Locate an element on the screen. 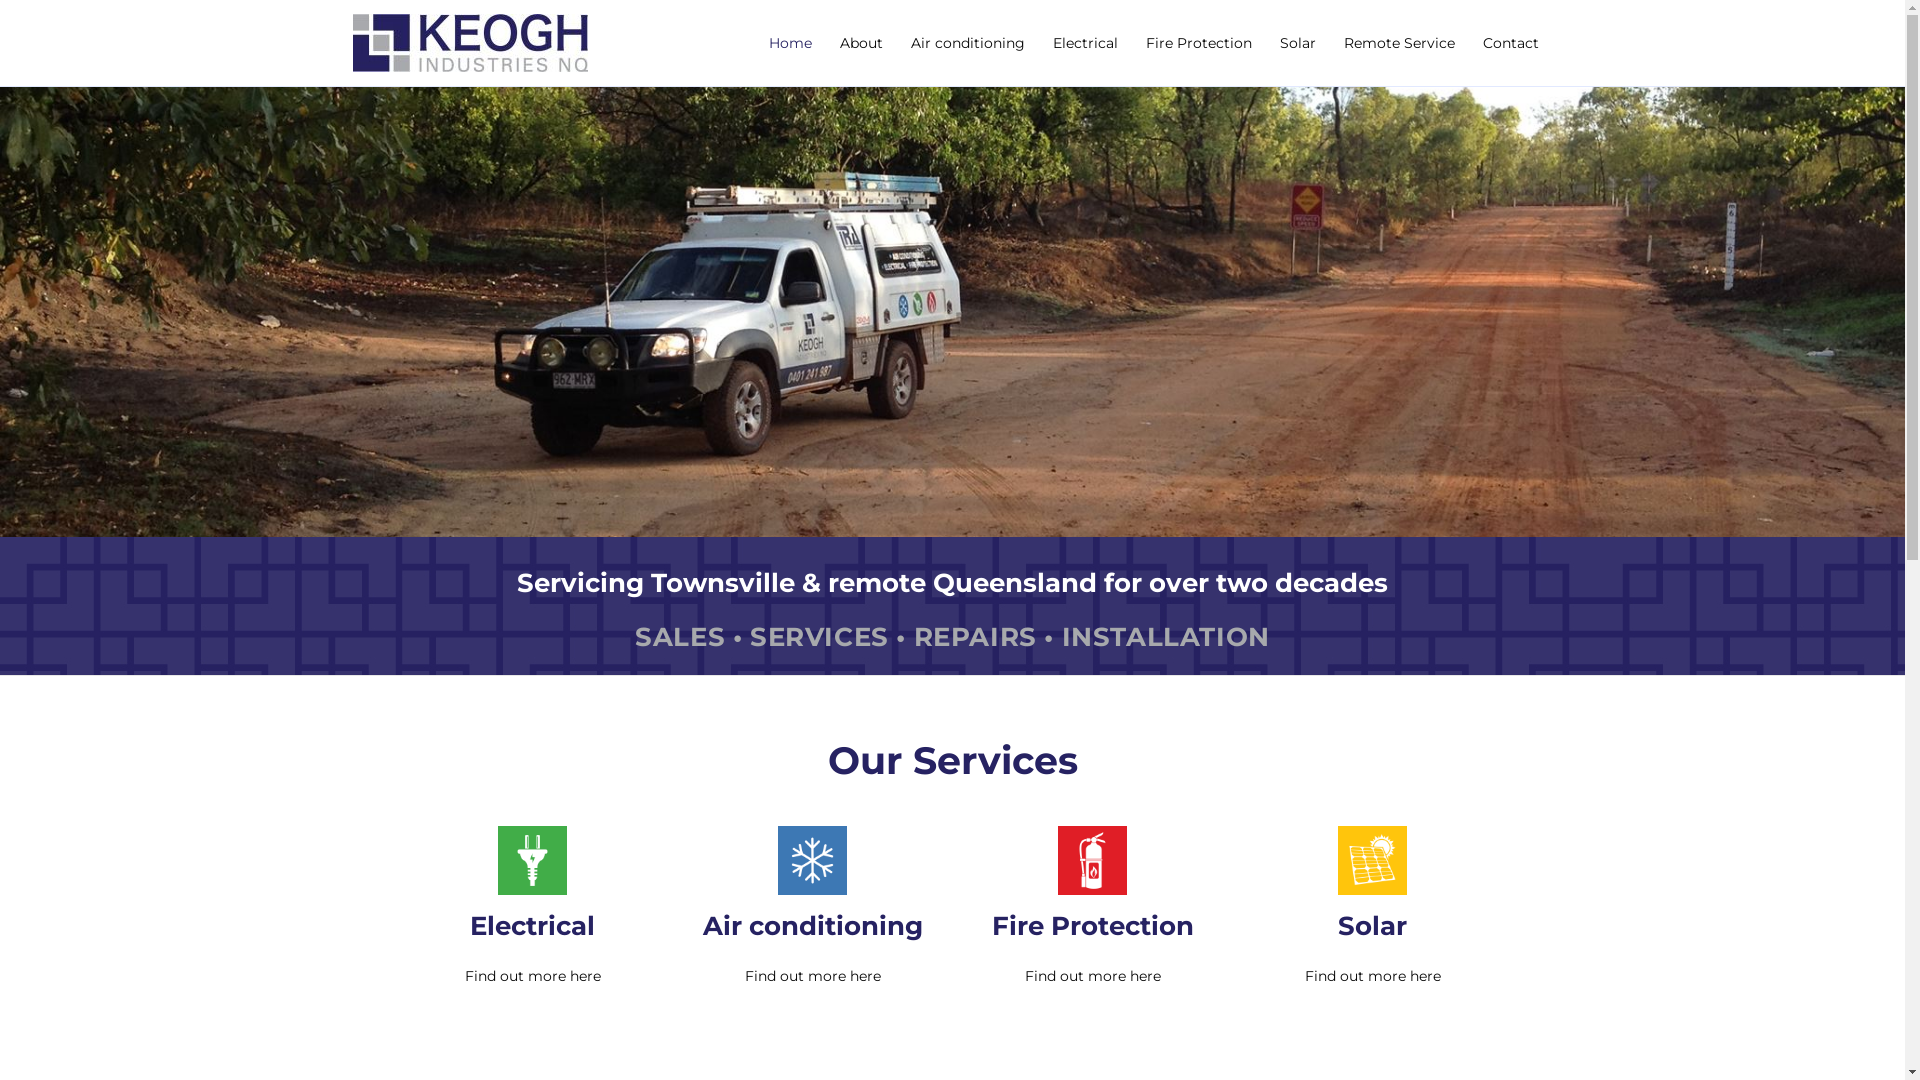 The width and height of the screenshot is (1920, 1080). 'Solar' is located at coordinates (1338, 925).